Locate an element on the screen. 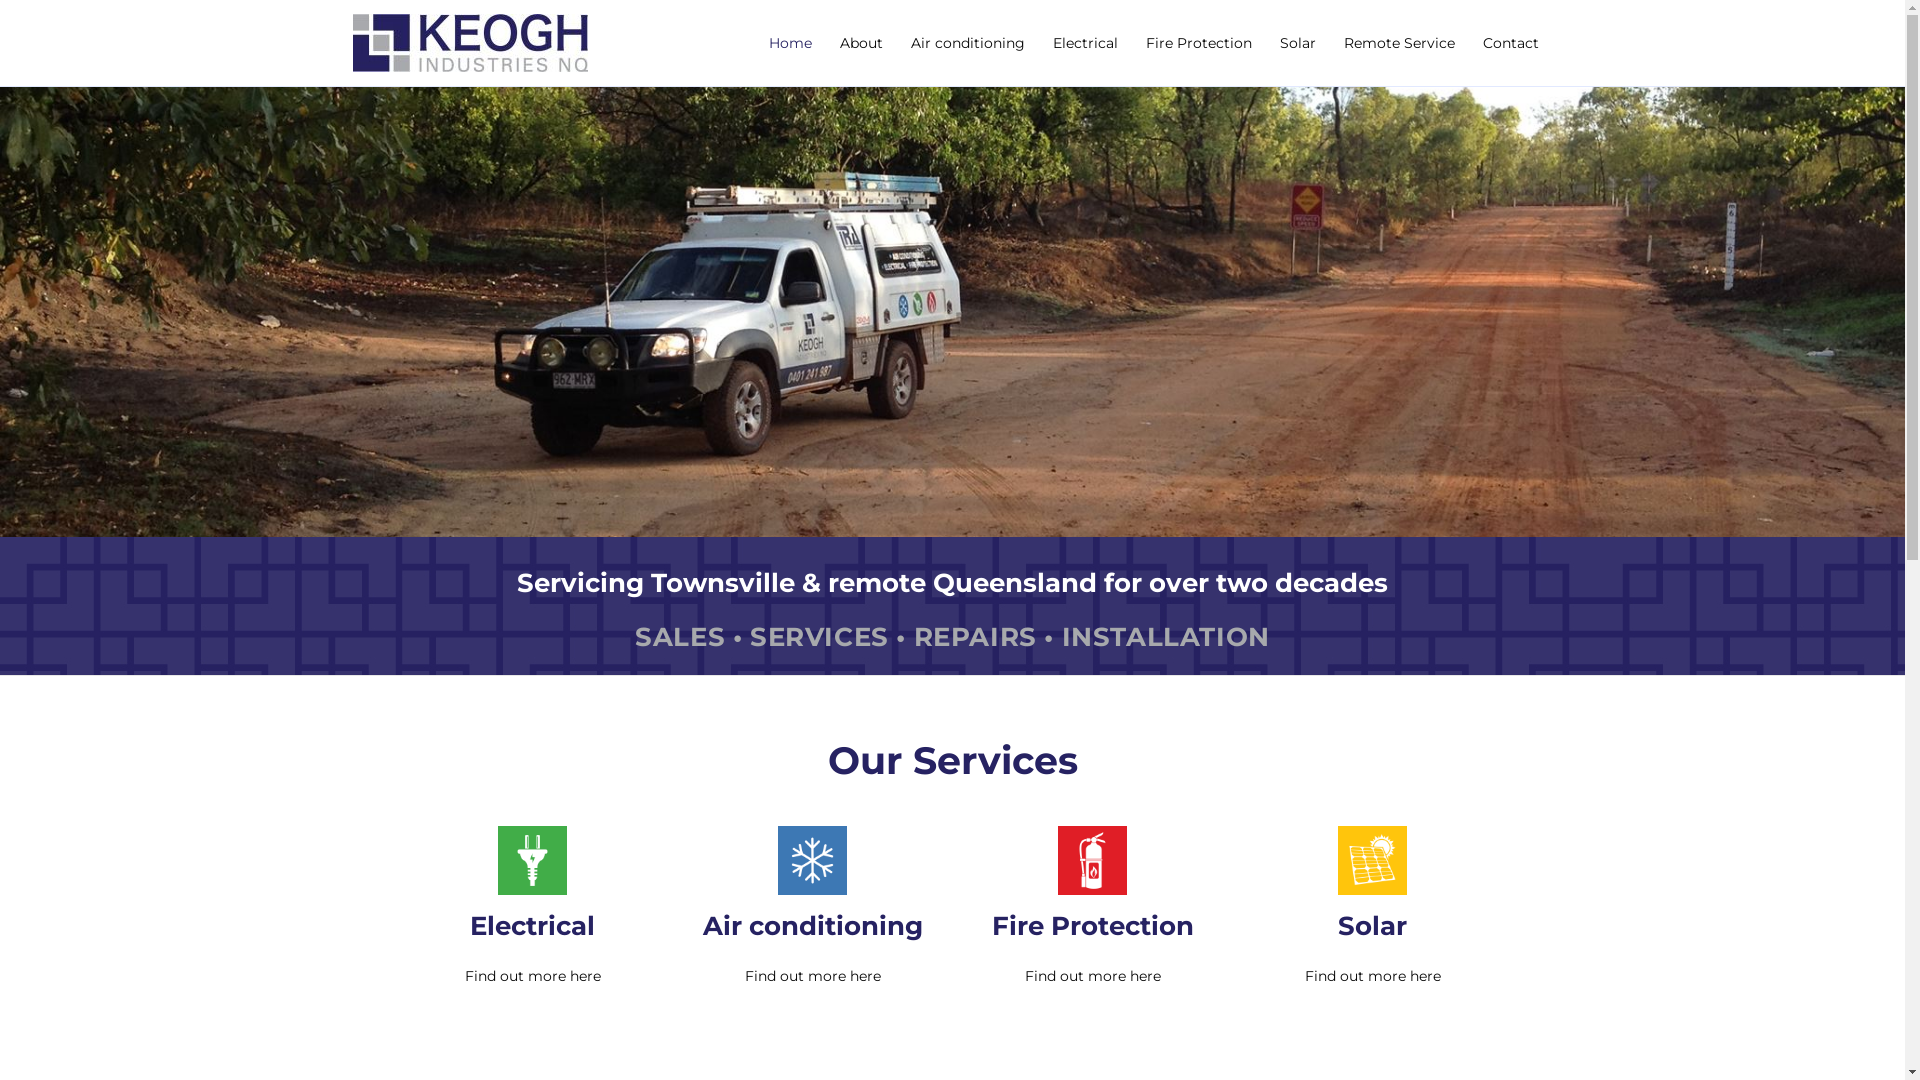 The width and height of the screenshot is (1920, 1080). 'Solar' is located at coordinates (1338, 925).